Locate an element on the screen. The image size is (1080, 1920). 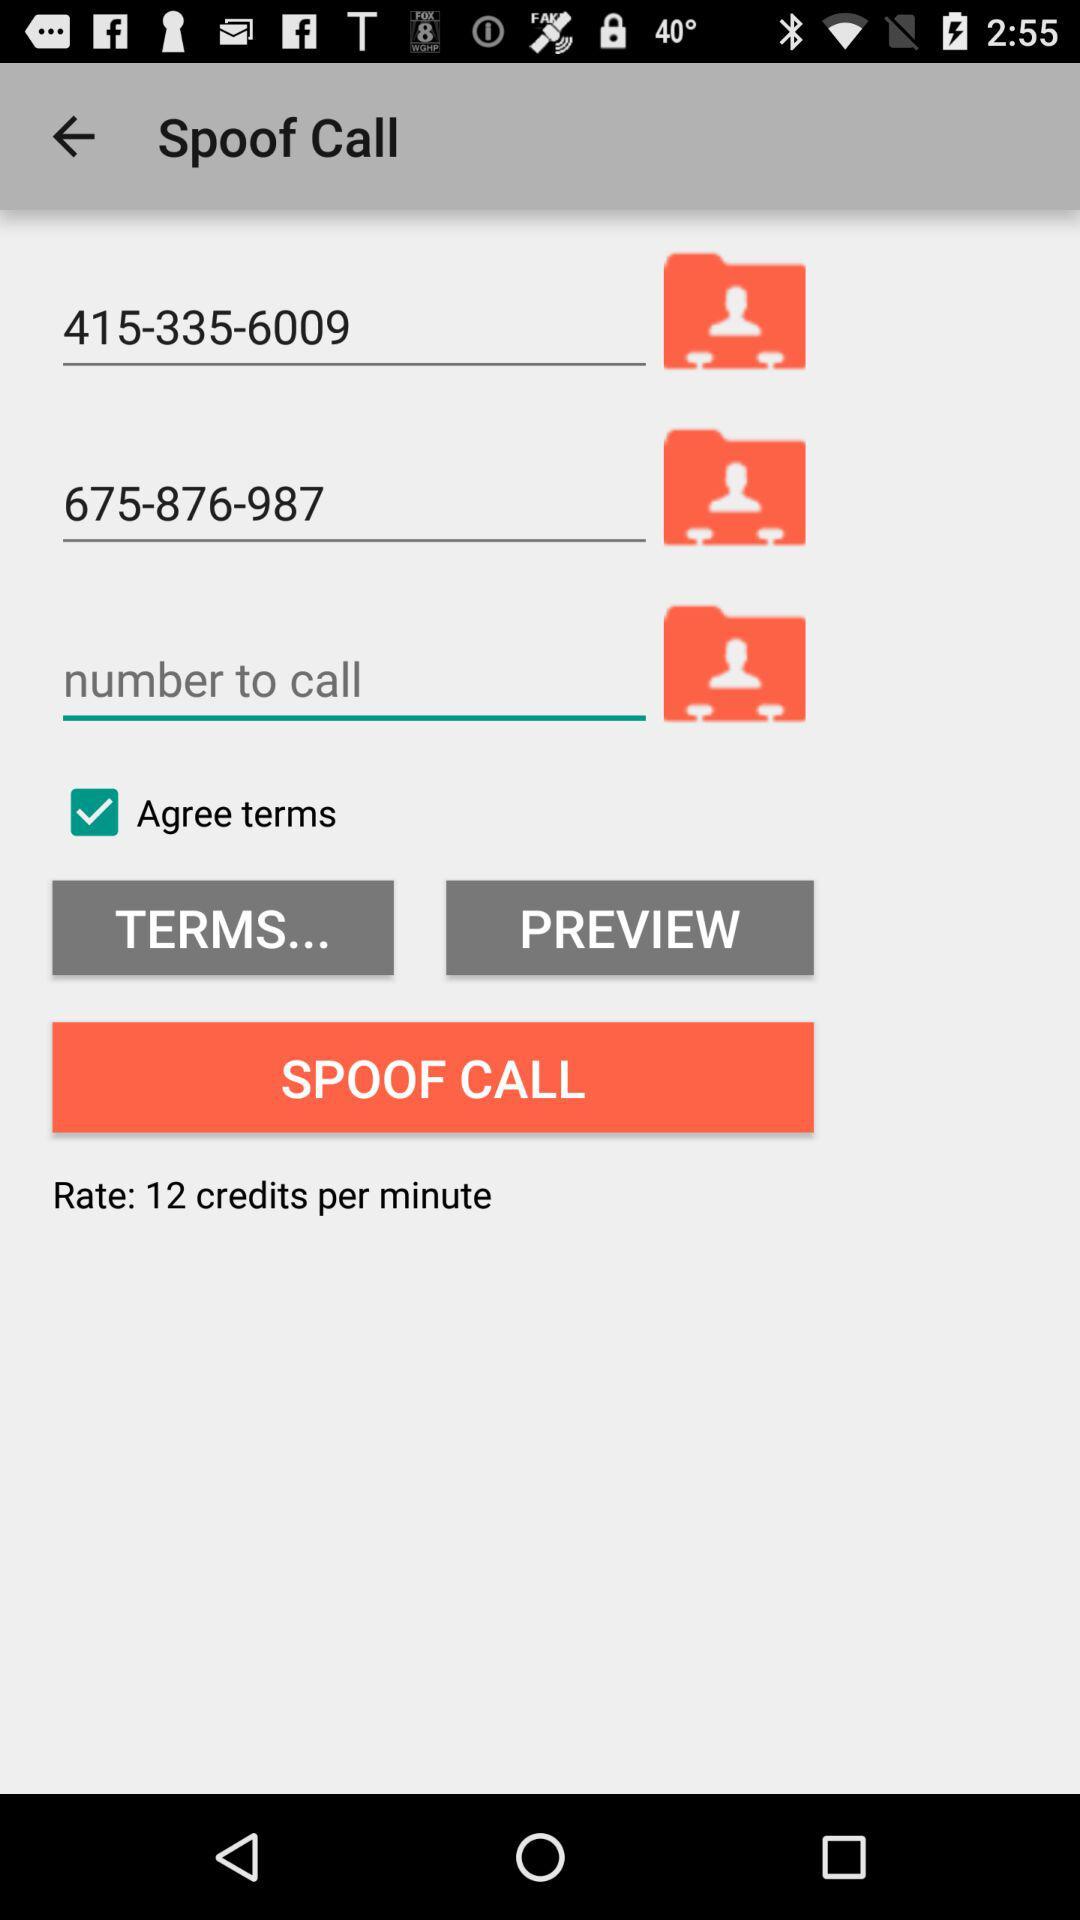
the item below 675-876-987 icon is located at coordinates (353, 679).